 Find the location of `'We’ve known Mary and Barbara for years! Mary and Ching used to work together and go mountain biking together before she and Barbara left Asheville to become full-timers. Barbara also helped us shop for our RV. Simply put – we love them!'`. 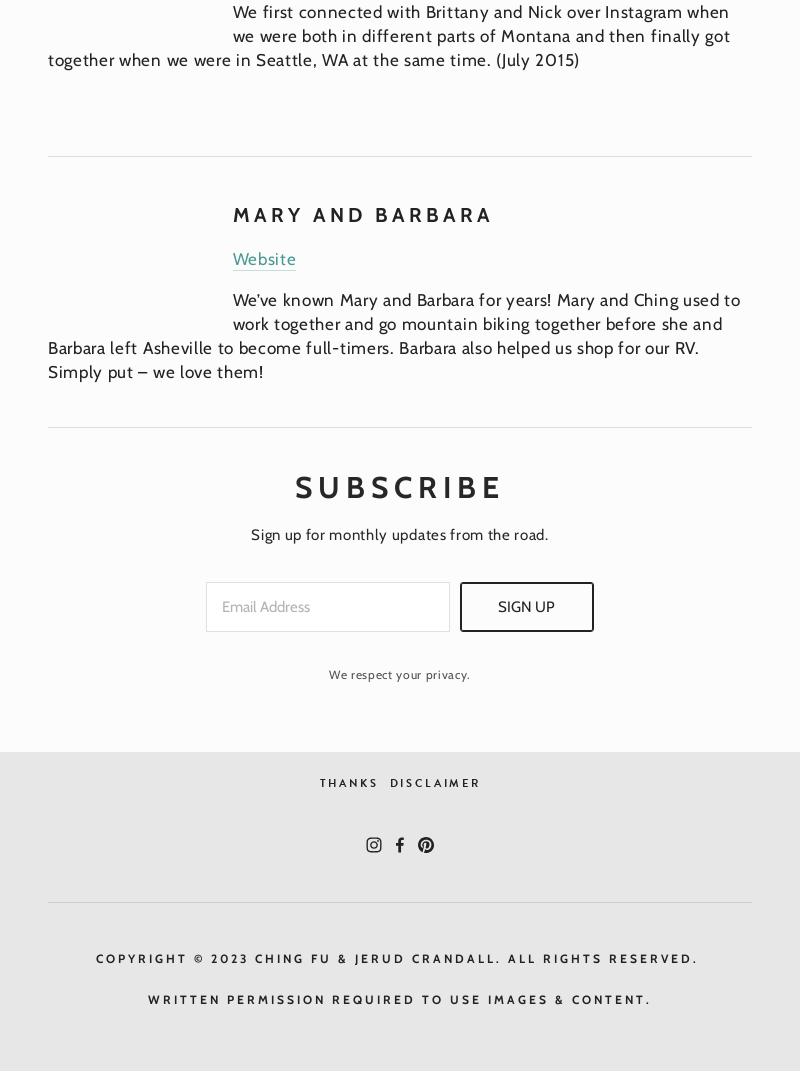

'We’ve known Mary and Barbara for years! Mary and Ching used to work together and go mountain biking together before she and Barbara left Asheville to become full-timers. Barbara also helped us shop for our RV. Simply put – we love them!' is located at coordinates (395, 335).